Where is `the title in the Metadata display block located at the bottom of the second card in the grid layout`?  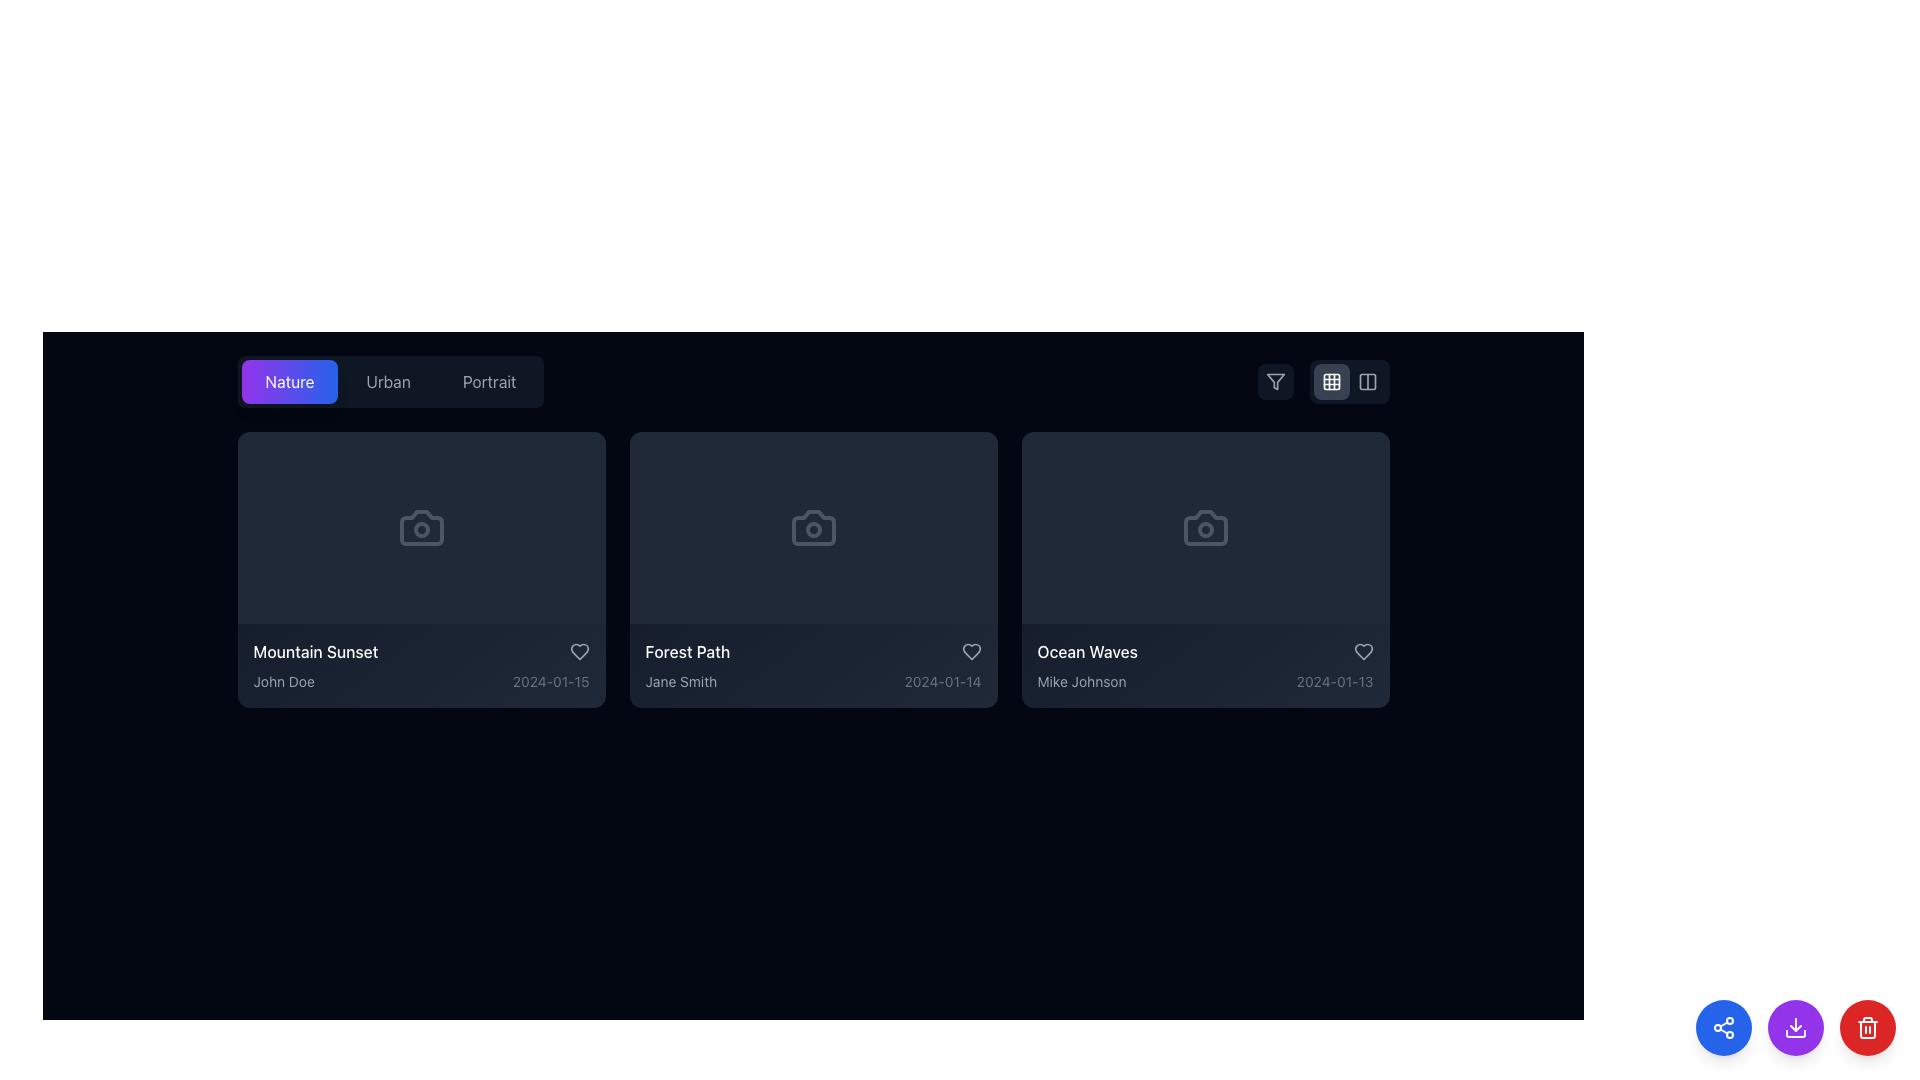 the title in the Metadata display block located at the bottom of the second card in the grid layout is located at coordinates (813, 666).